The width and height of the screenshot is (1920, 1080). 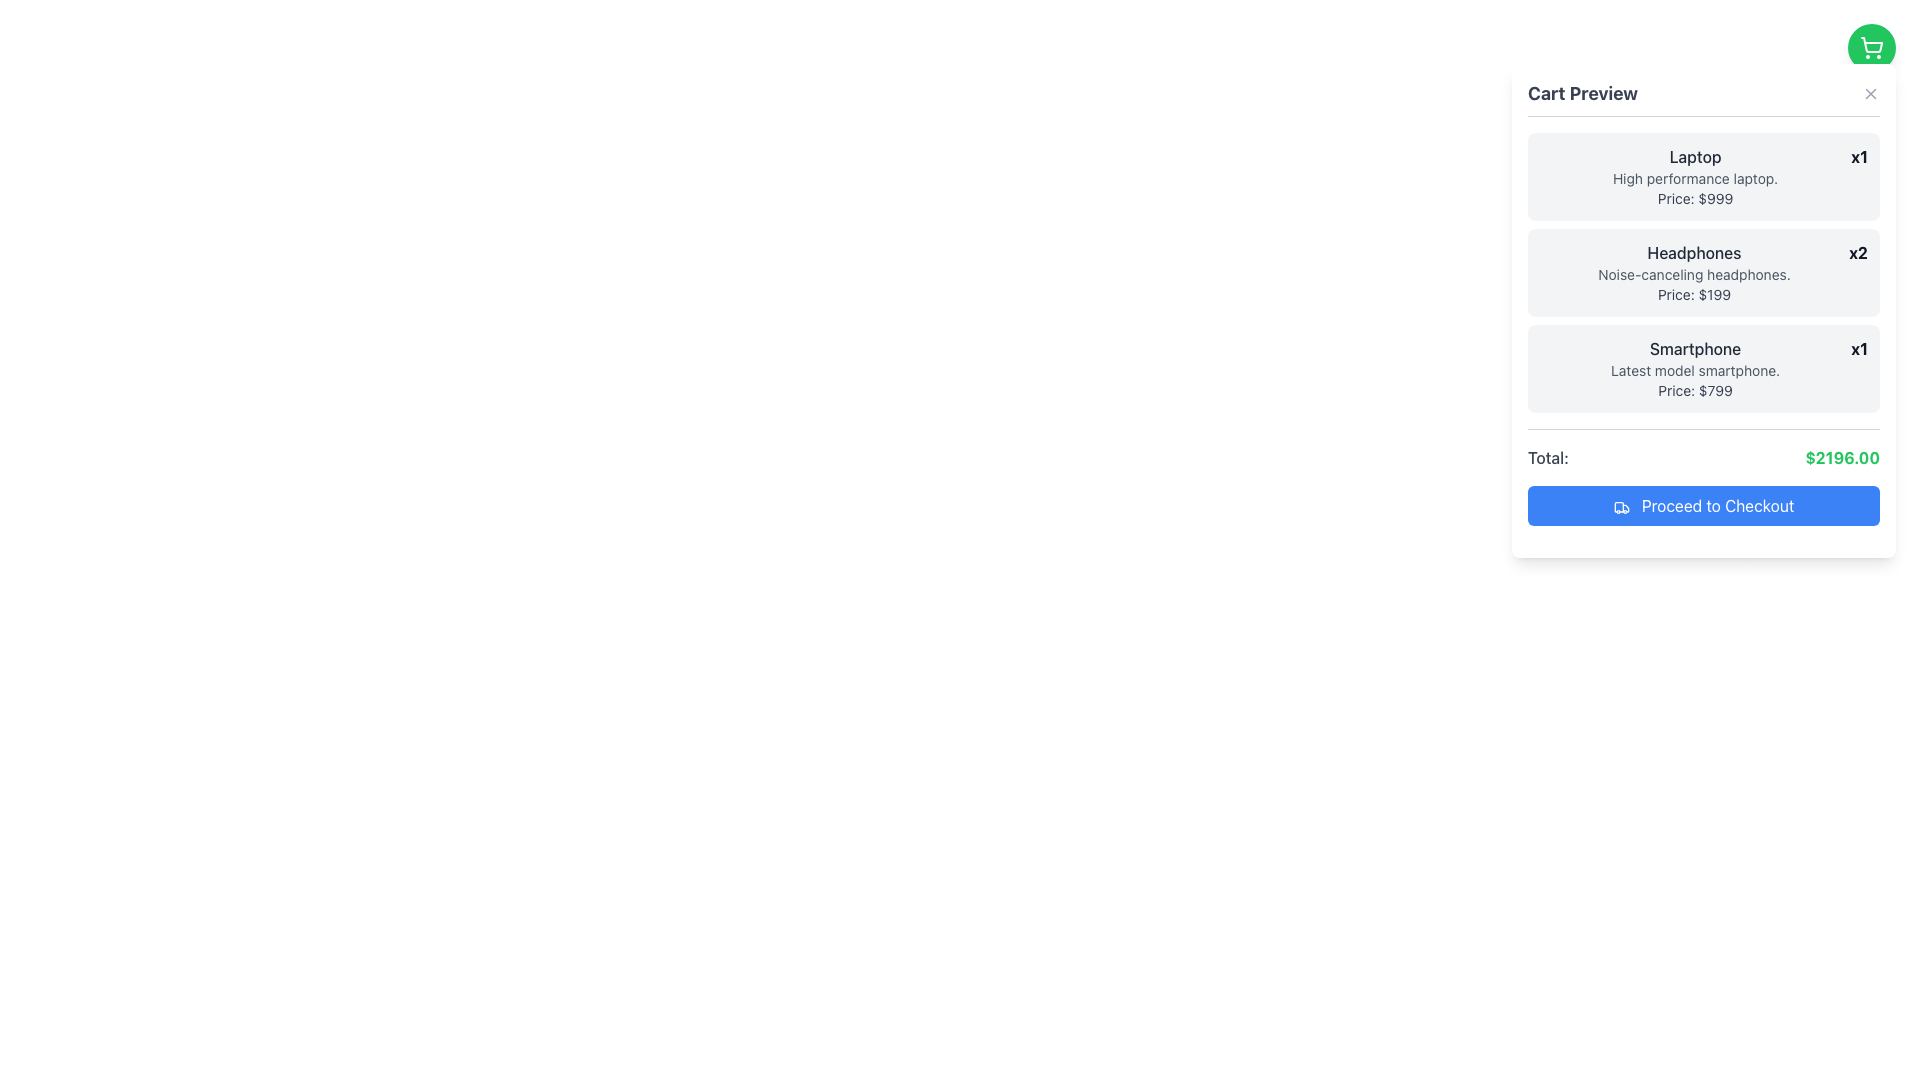 What do you see at coordinates (1694, 199) in the screenshot?
I see `the static text label displaying the pricing of the laptop in the cart preview section, located below the item description and above the quantity indicator` at bounding box center [1694, 199].